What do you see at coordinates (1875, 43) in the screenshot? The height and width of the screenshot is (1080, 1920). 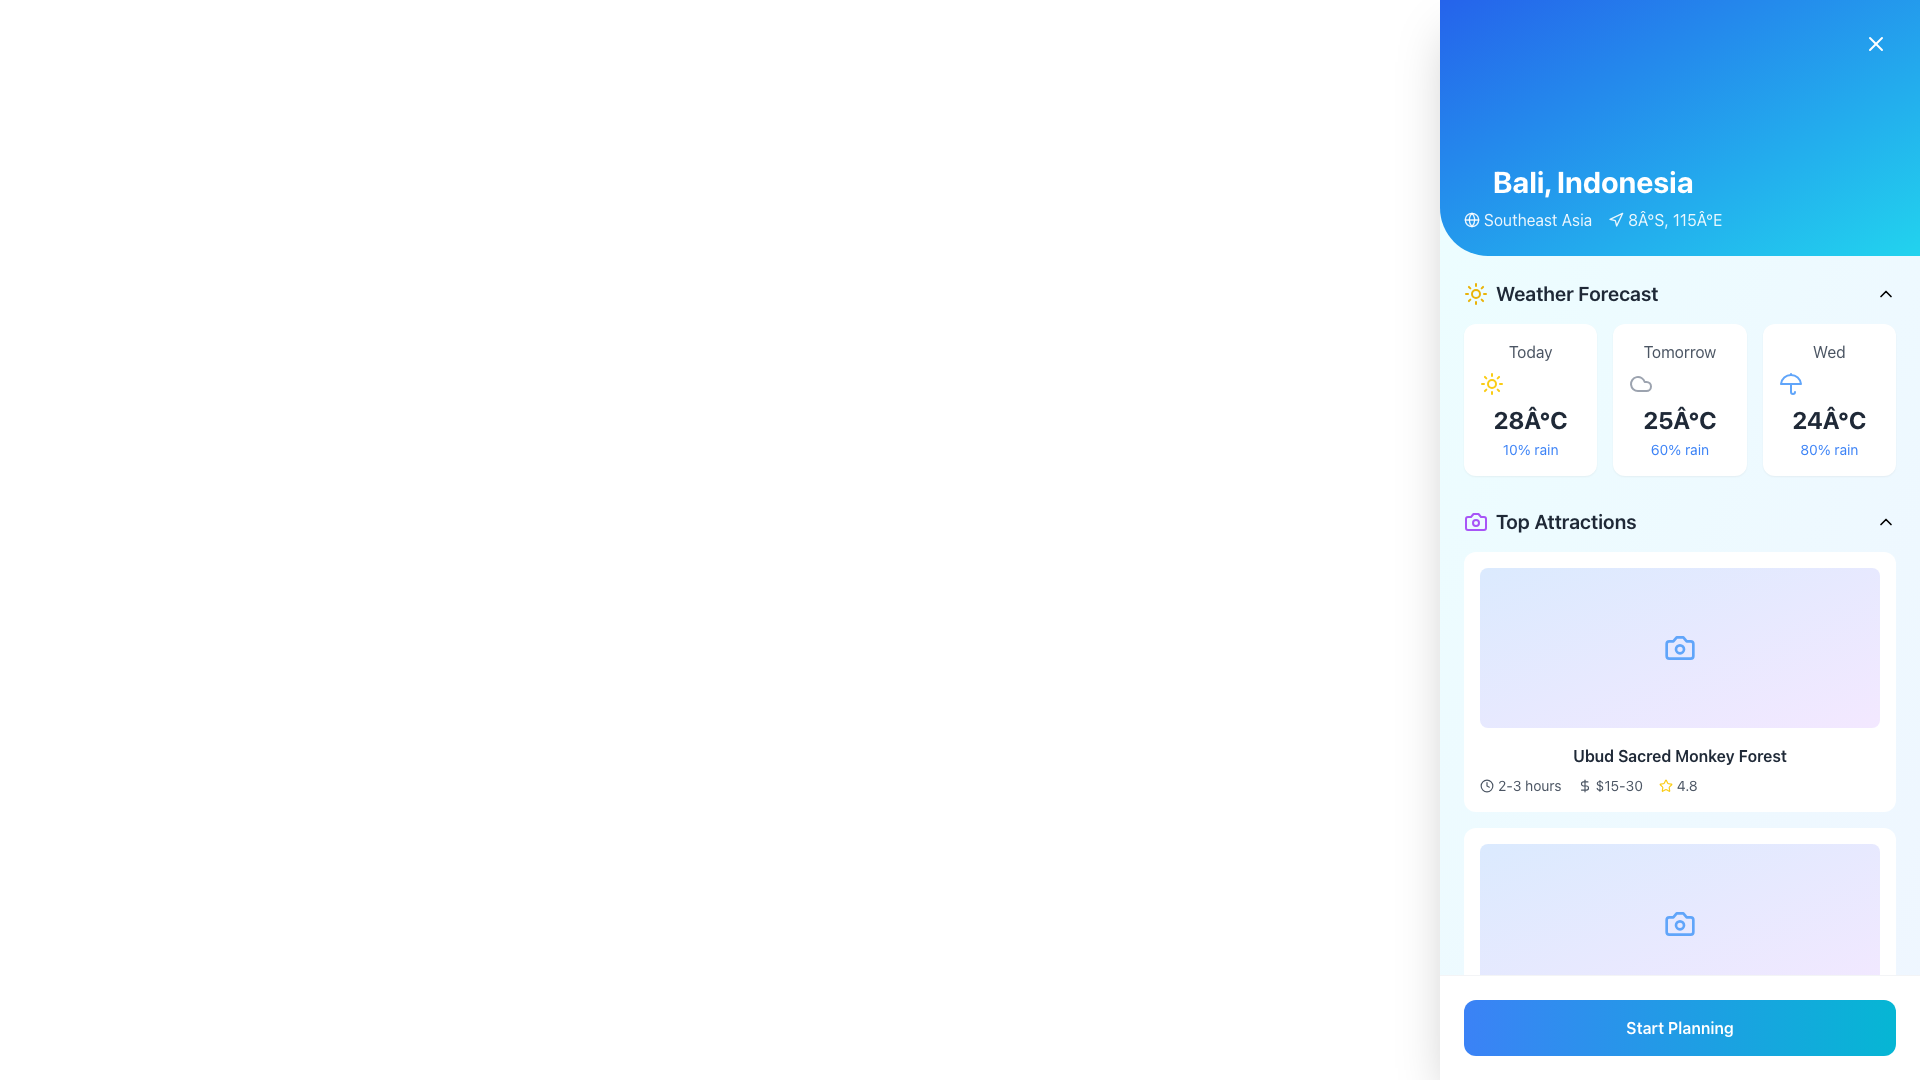 I see `the circular close icon with a white 'X' symbol located on a bright blue background in the top-right corner of the card displaying location 'Bali, Indonesia' and weather details` at bounding box center [1875, 43].